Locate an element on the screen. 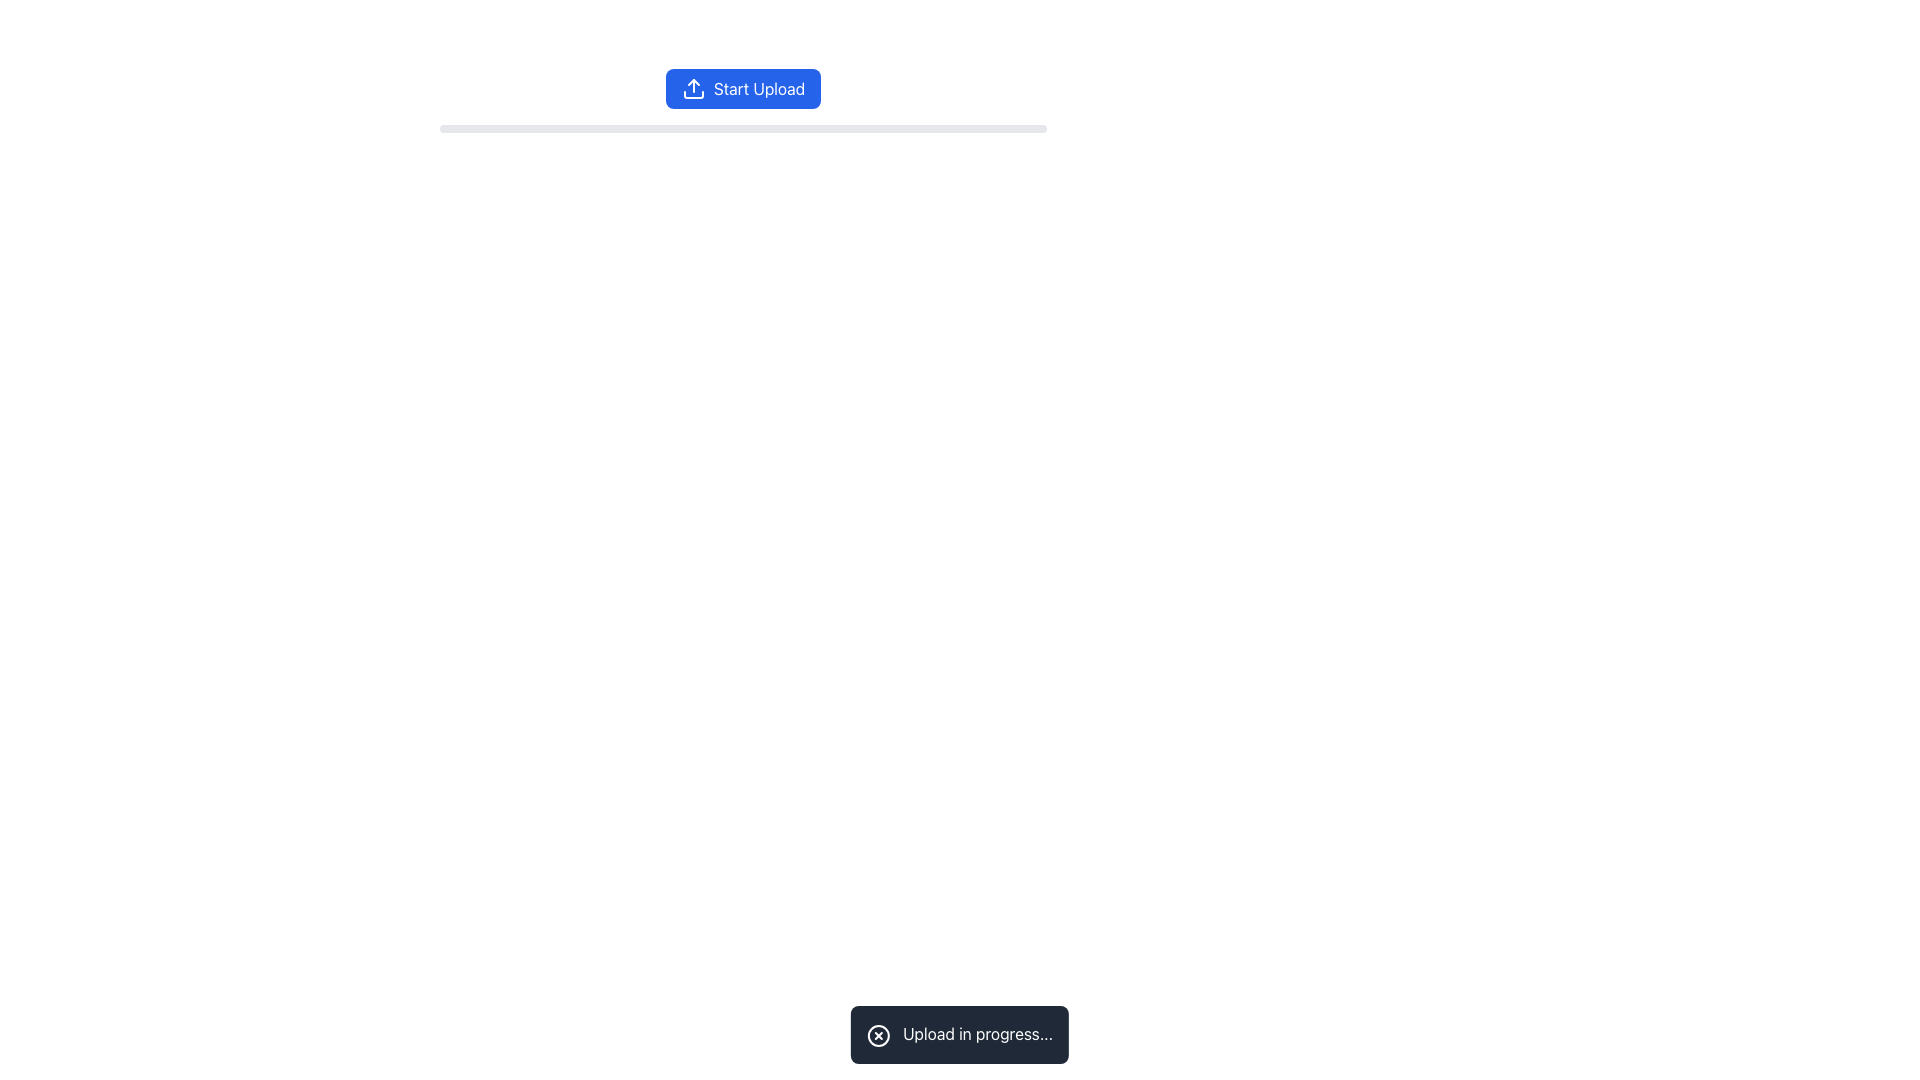 This screenshot has width=1920, height=1080. notification message displayed in the notification box with dark gray background and white text saying 'Upload in progress...' is located at coordinates (960, 1034).